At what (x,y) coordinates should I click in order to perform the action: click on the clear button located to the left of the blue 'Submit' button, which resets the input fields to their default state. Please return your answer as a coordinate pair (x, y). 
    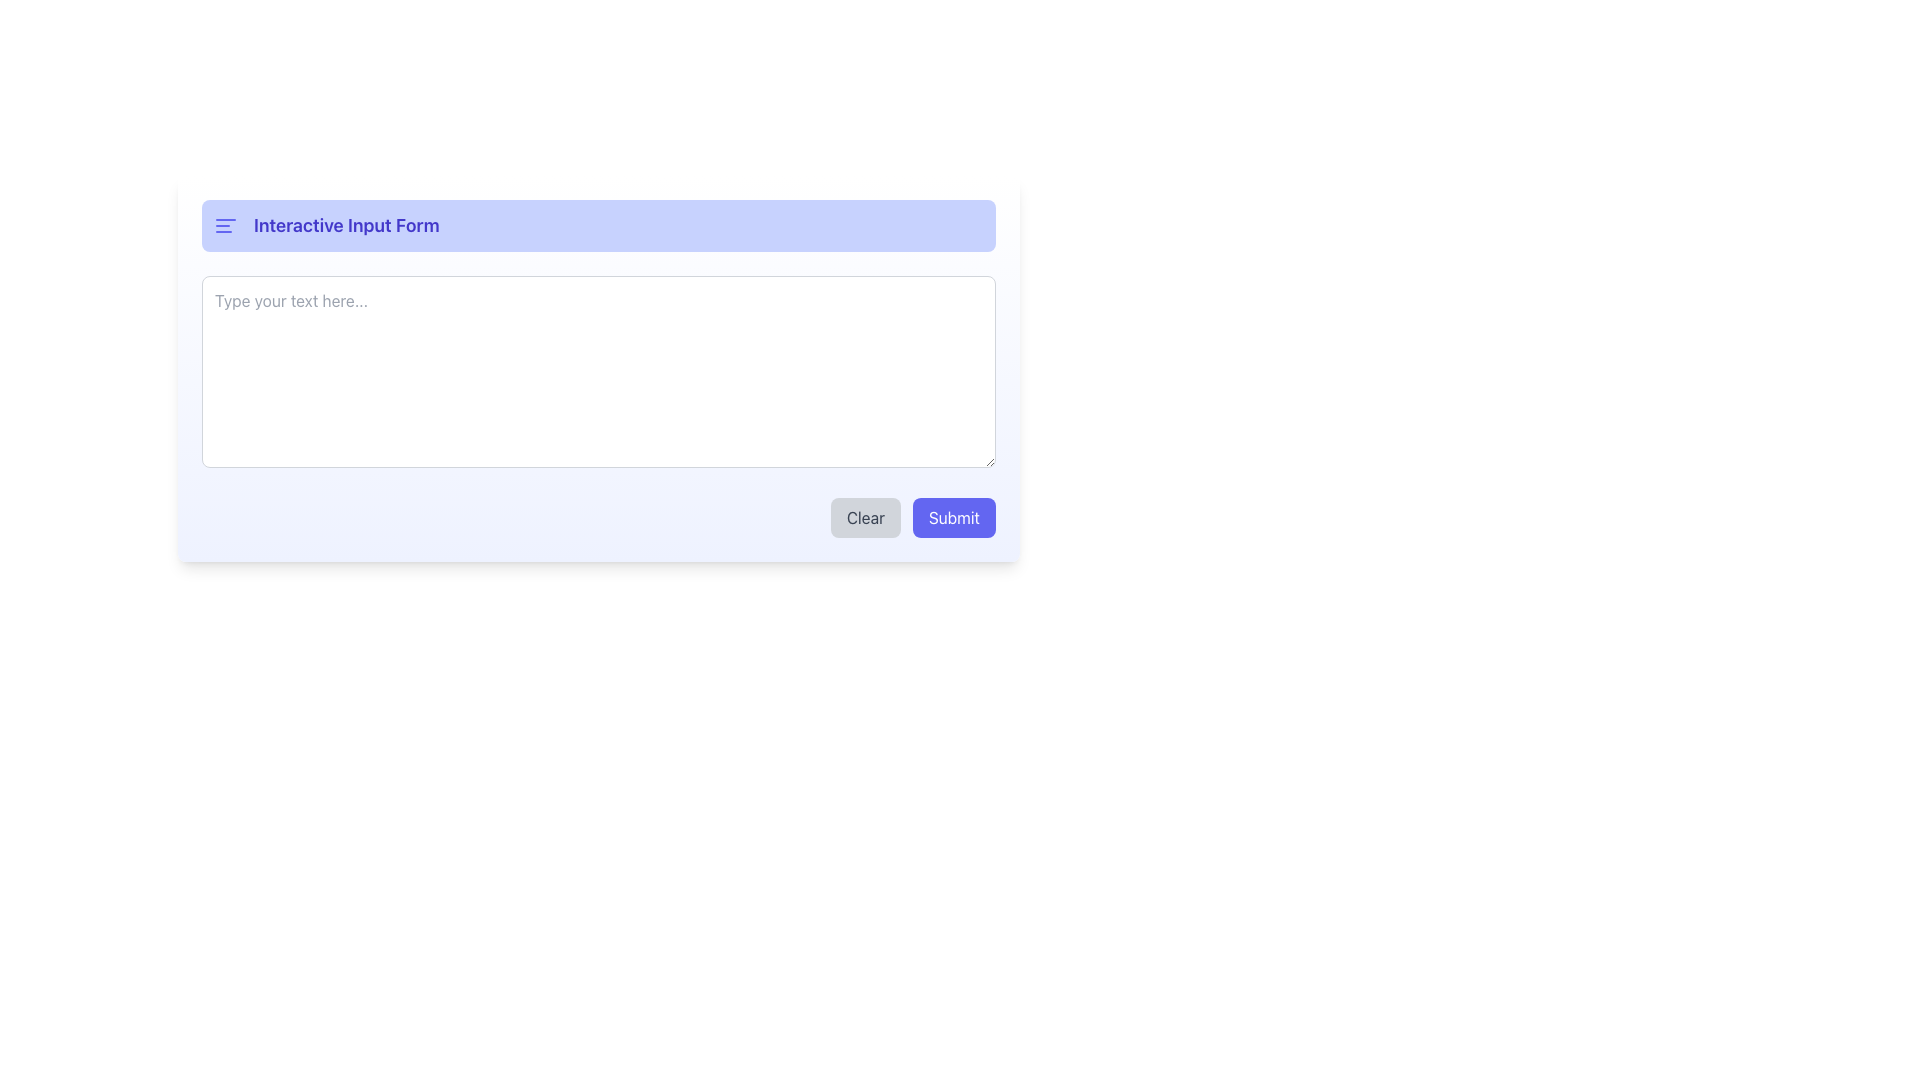
    Looking at the image, I should click on (865, 516).